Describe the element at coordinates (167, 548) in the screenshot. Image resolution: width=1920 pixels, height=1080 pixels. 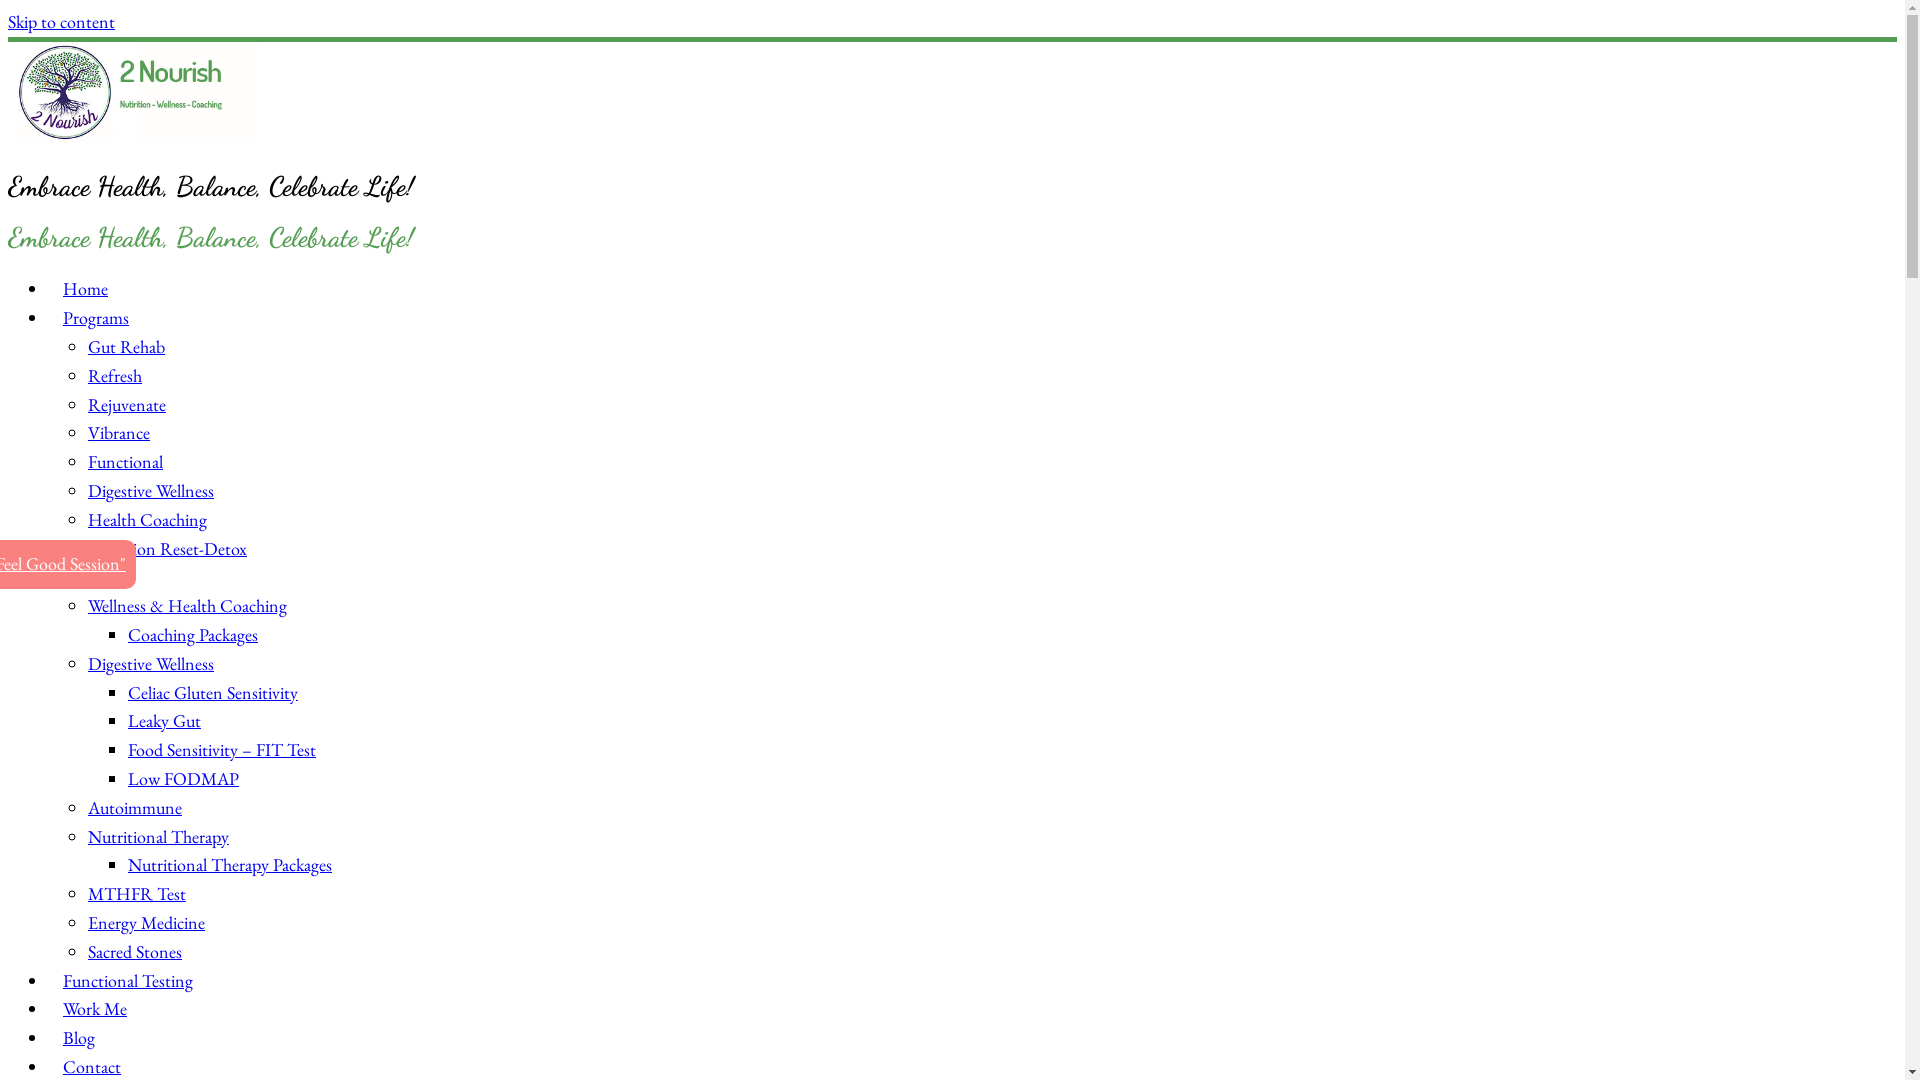
I see `'Nutrition Reset-Detox'` at that location.